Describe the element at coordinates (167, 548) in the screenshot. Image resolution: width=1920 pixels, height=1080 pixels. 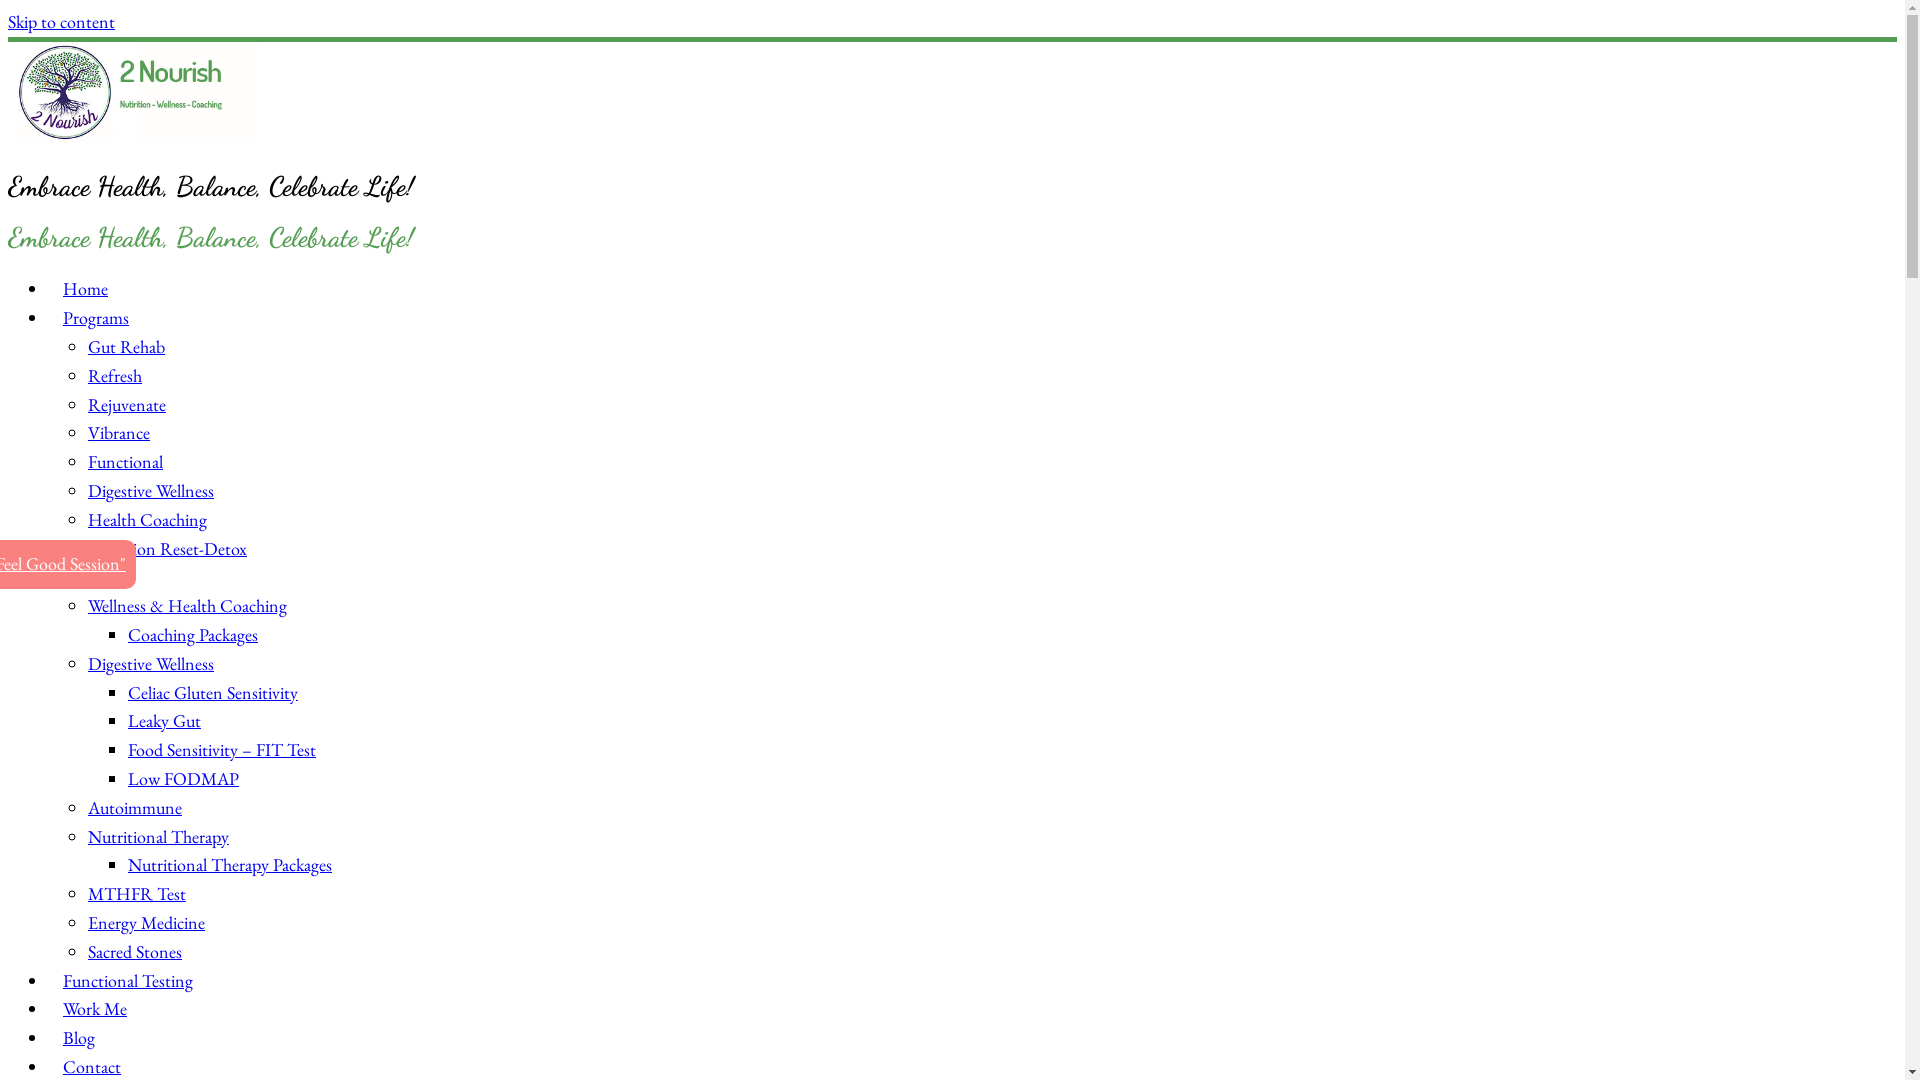
I see `'Nutrition Reset-Detox'` at that location.